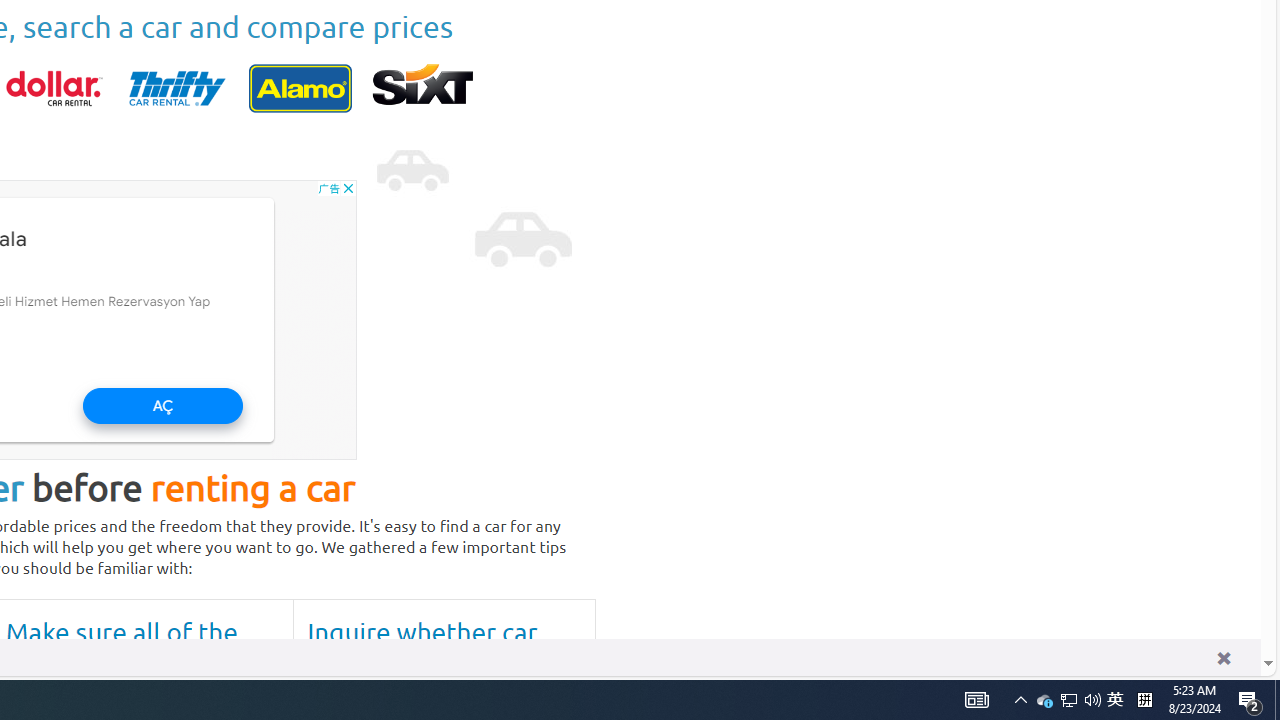 The height and width of the screenshot is (720, 1280). I want to click on 'dismiss cookie message', so click(1222, 657).